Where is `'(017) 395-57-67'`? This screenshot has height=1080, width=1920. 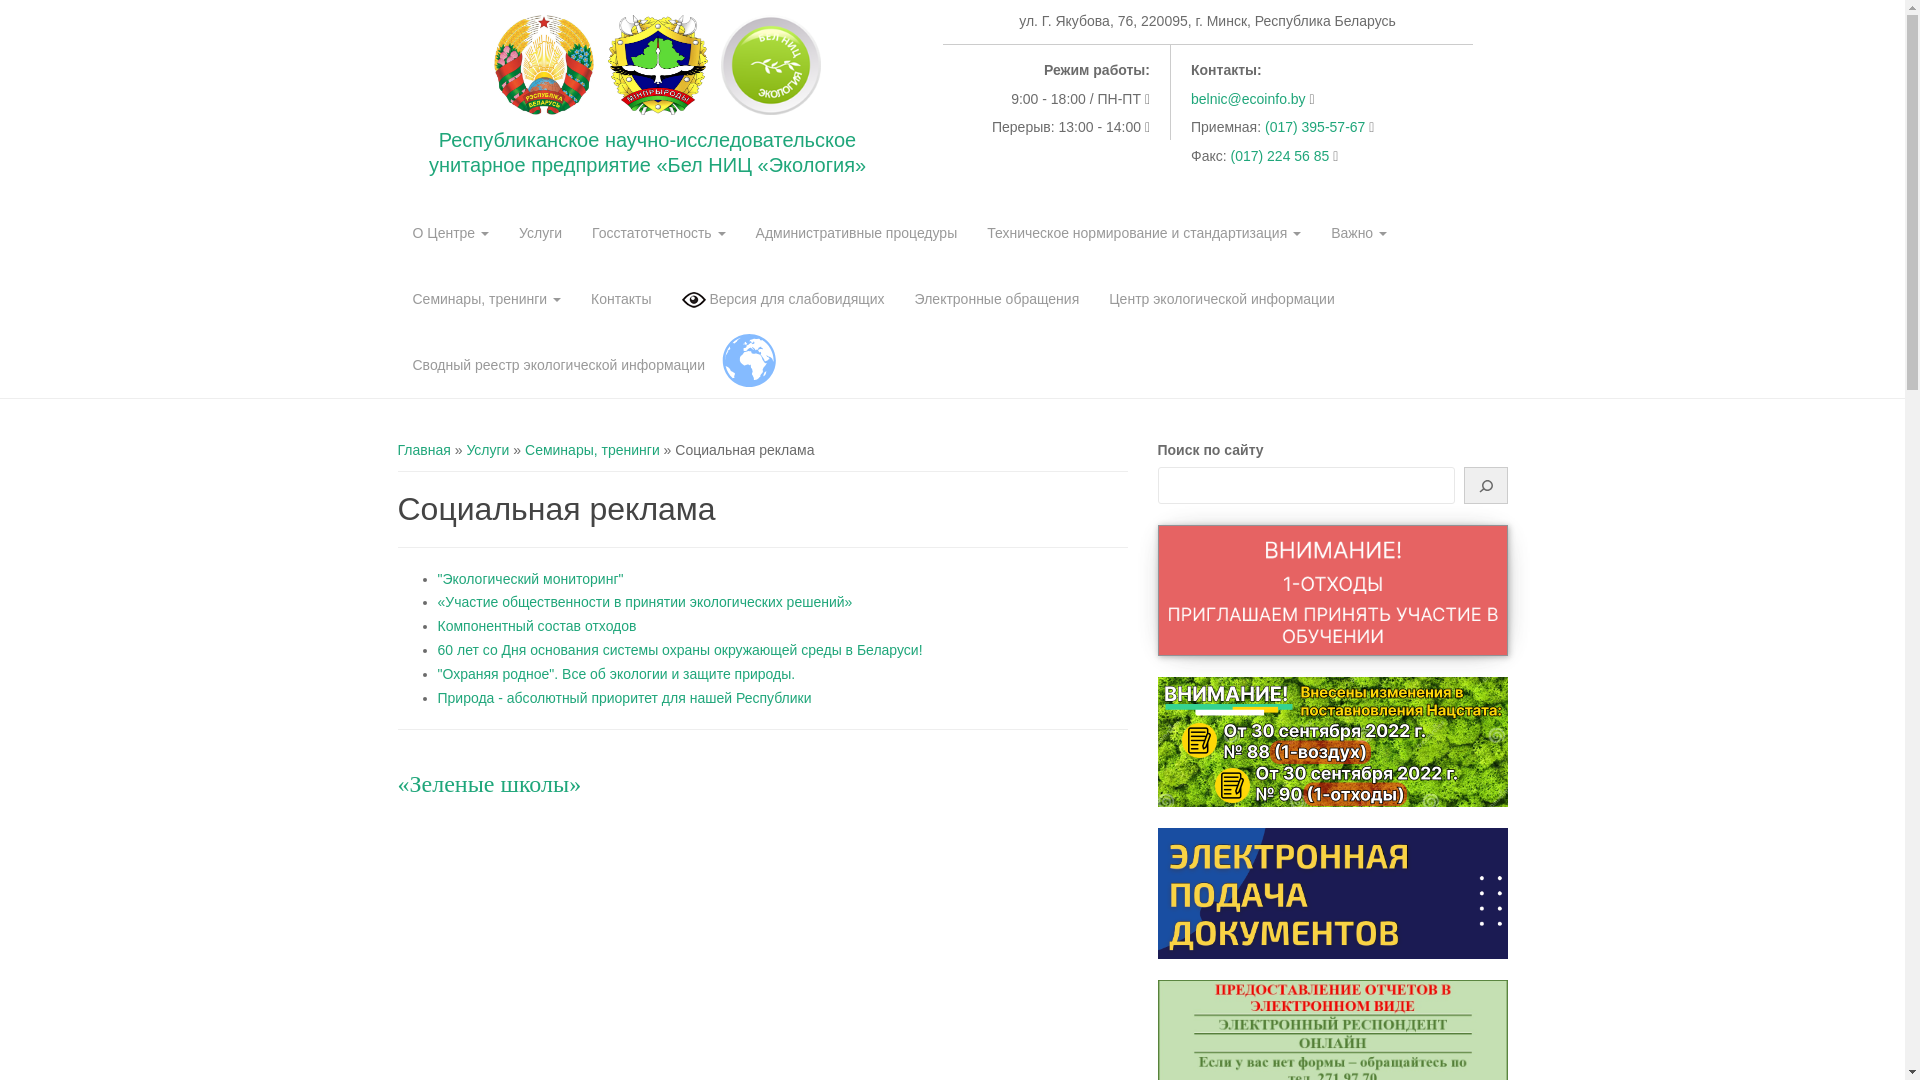 '(017) 395-57-67' is located at coordinates (1316, 127).